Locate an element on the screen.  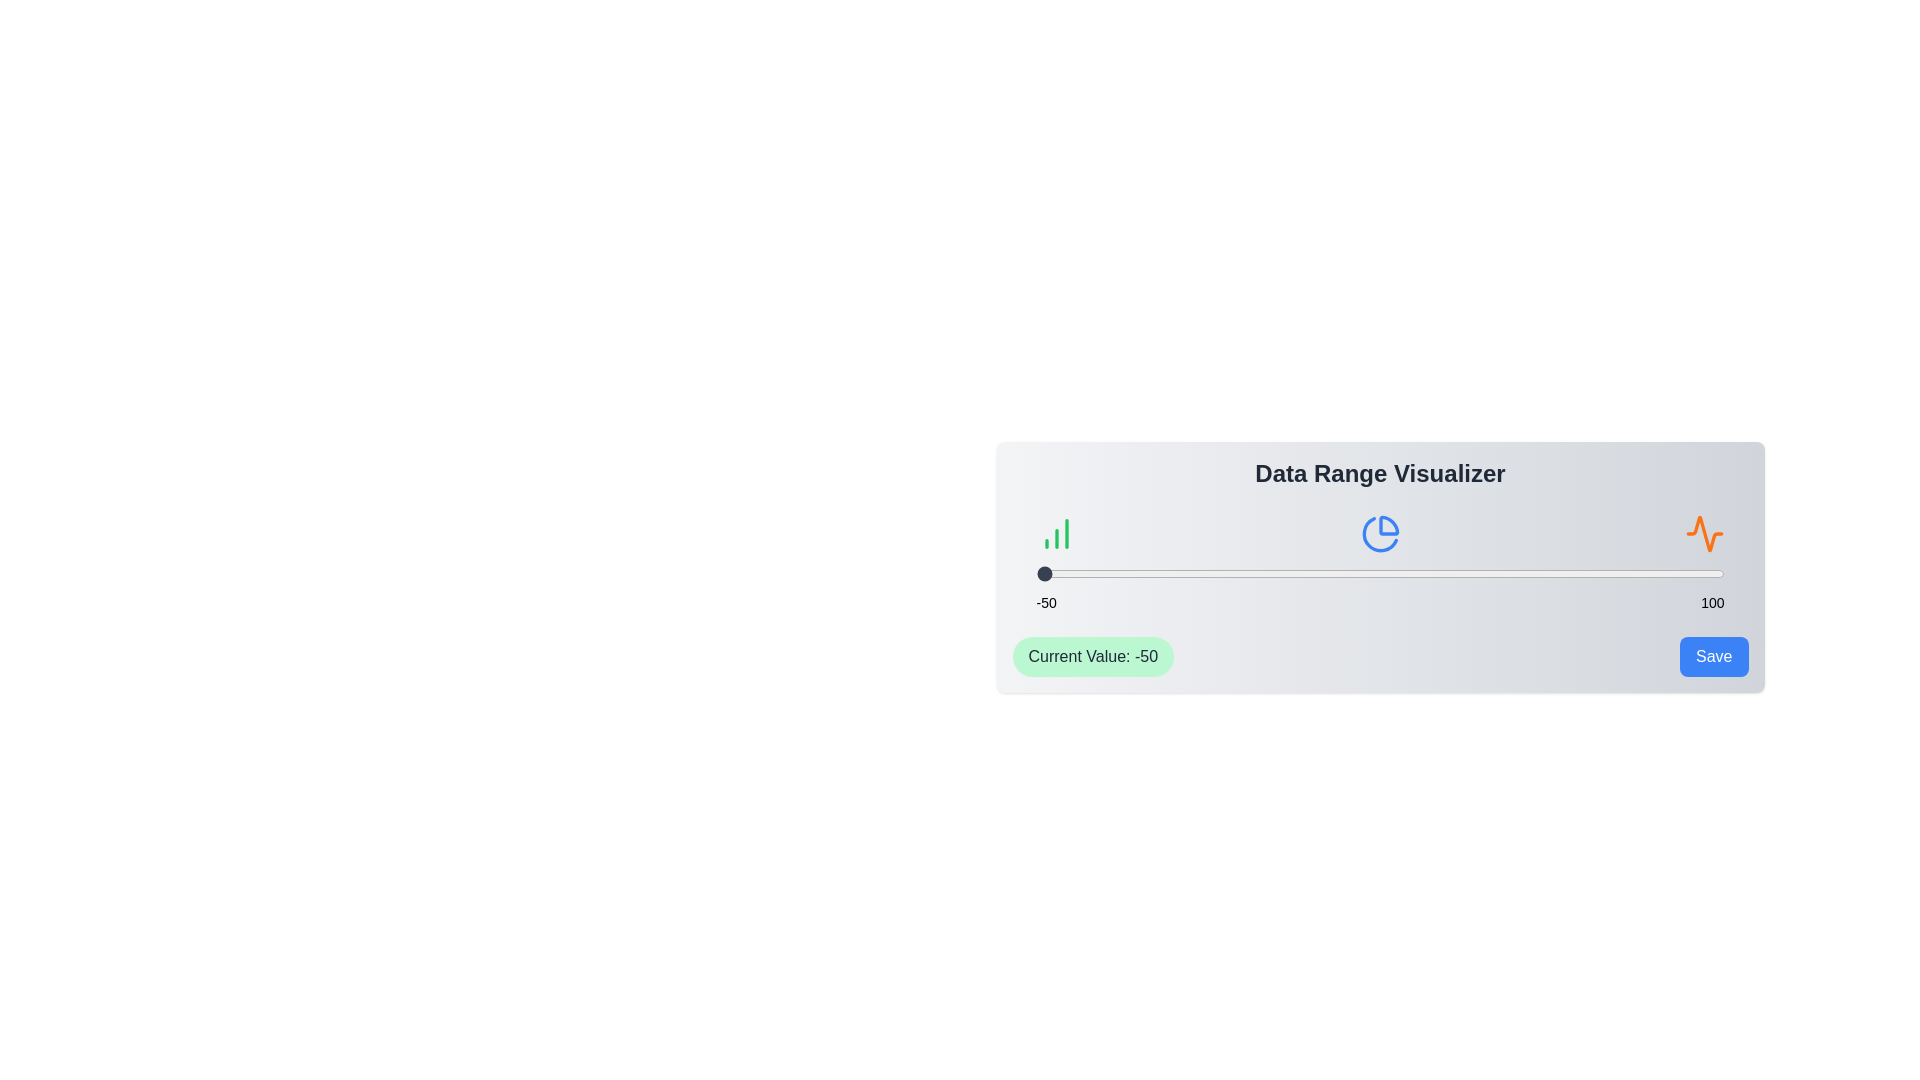
the slider to set the value to 63 is located at coordinates (1553, 574).